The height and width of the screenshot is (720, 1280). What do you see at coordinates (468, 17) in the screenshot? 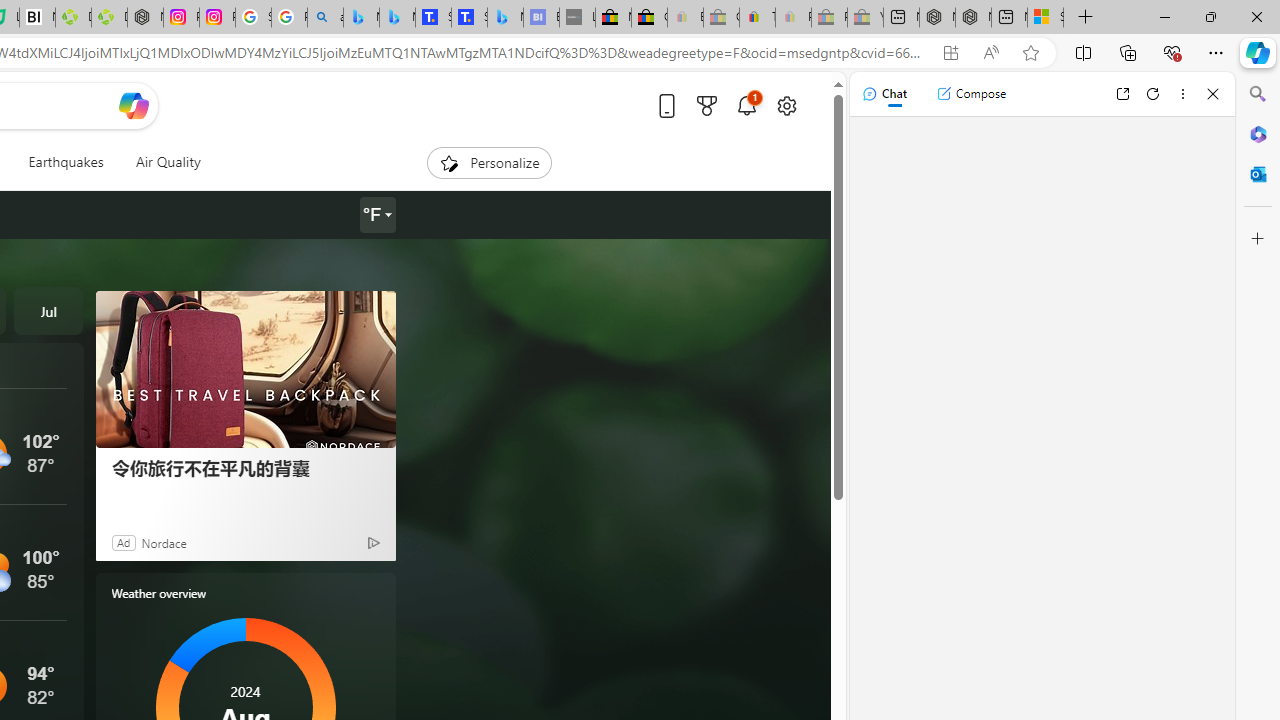
I see `'Shangri-La Bangkok, Hotel reviews and Room rates'` at bounding box center [468, 17].